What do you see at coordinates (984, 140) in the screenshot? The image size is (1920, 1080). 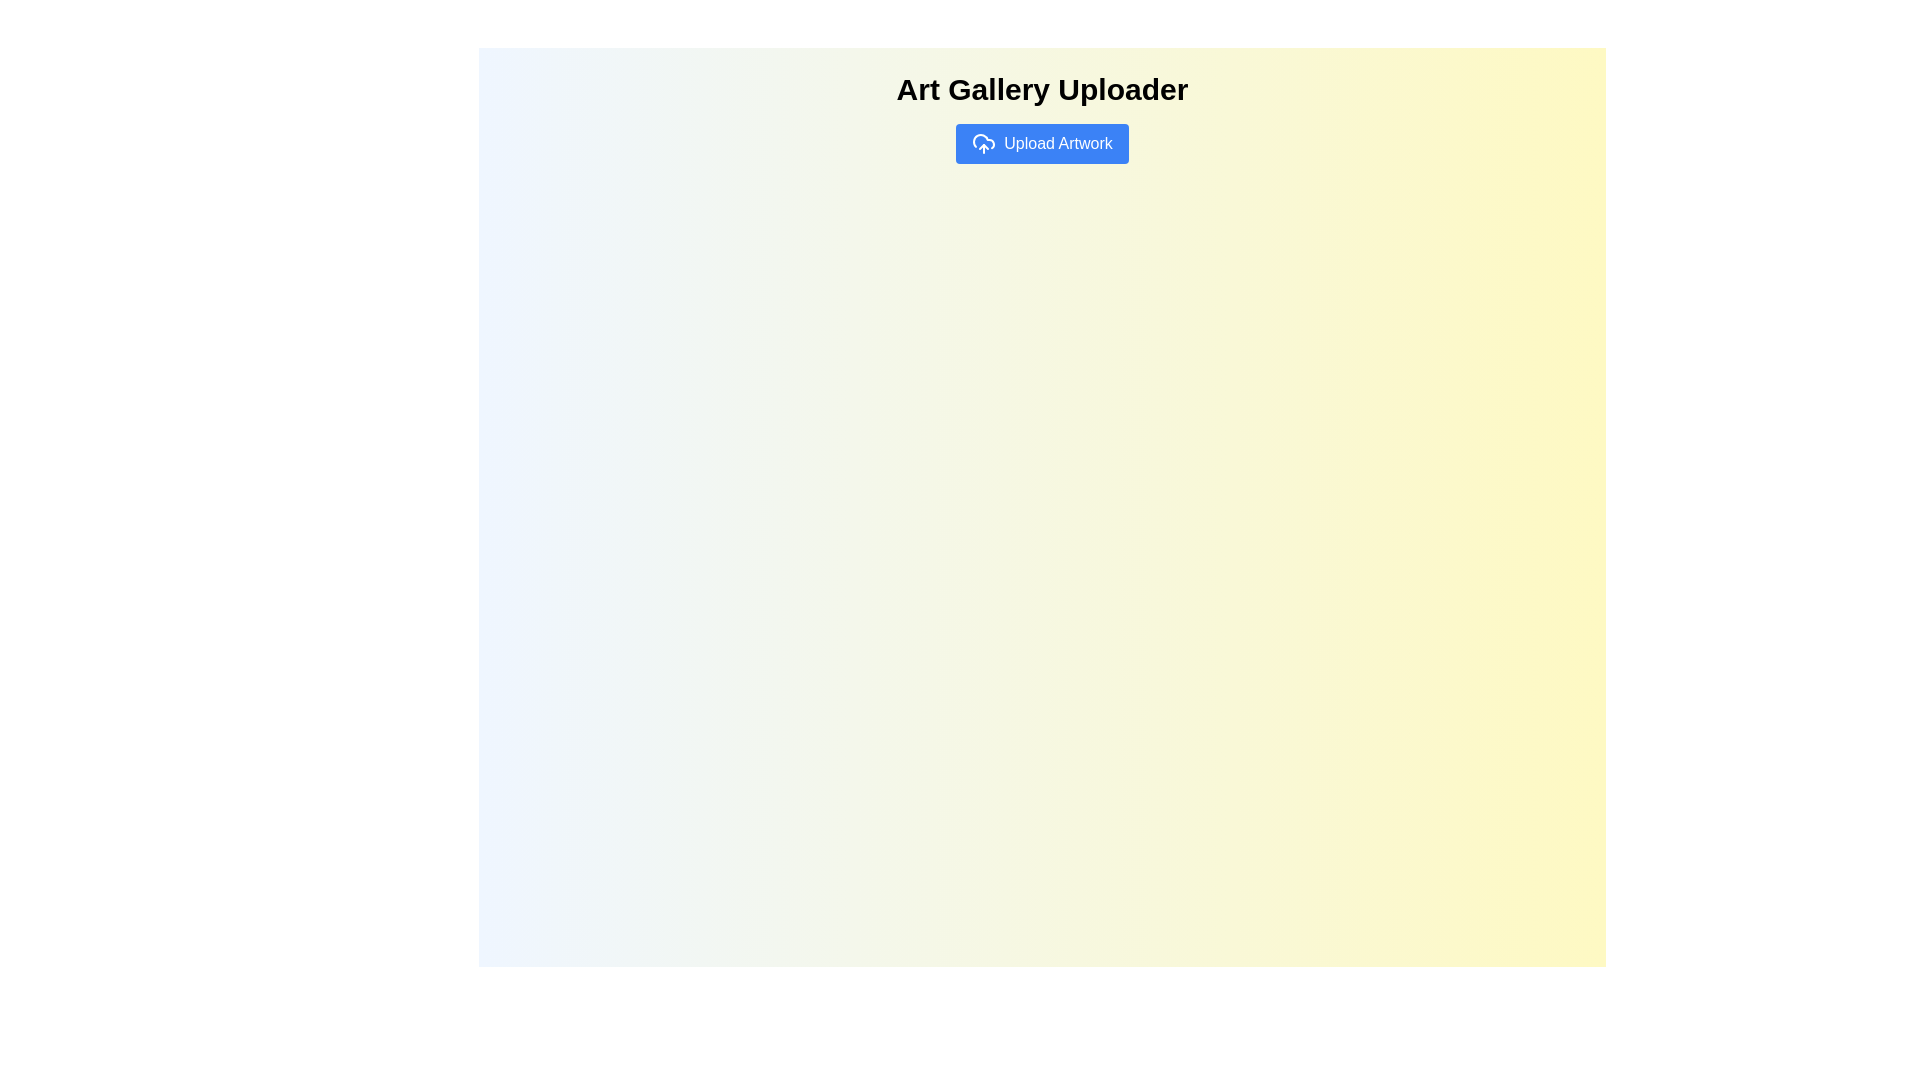 I see `the cloud-shaped icon element within the SVG image, which is part of the graphical representation and adjacent to the 'Upload Artwork' button` at bounding box center [984, 140].